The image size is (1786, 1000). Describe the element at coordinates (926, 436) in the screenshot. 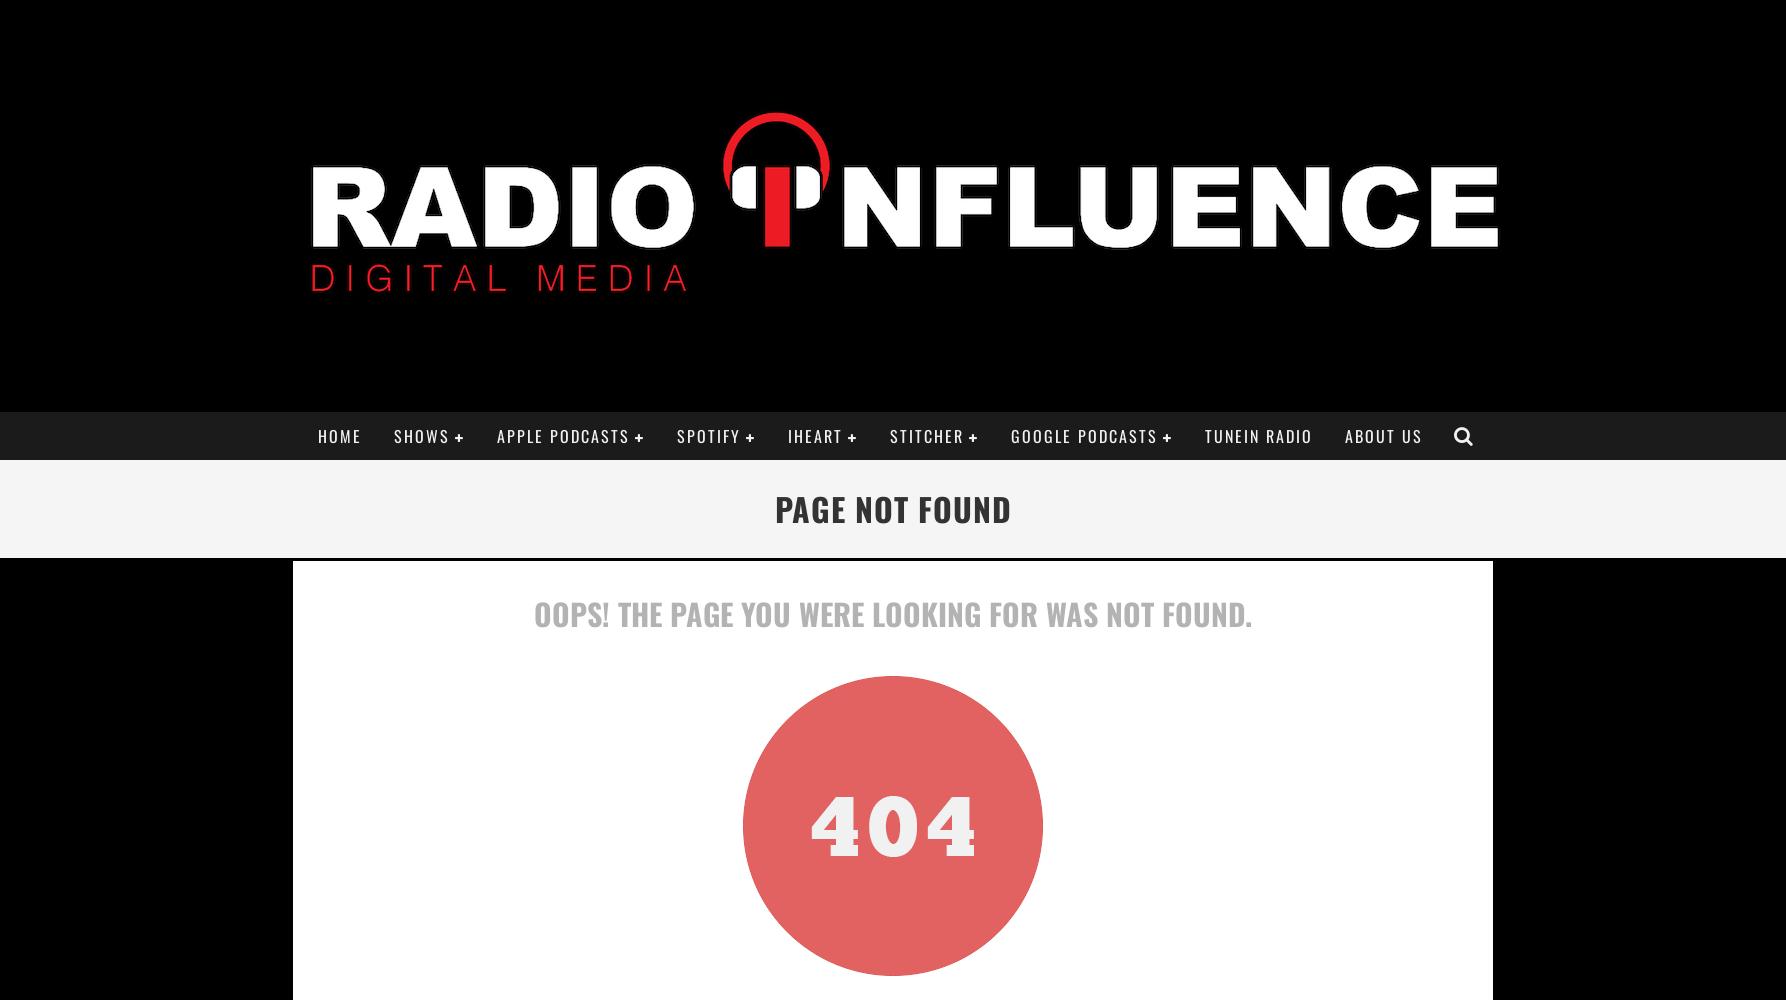

I see `'Stitcher'` at that location.